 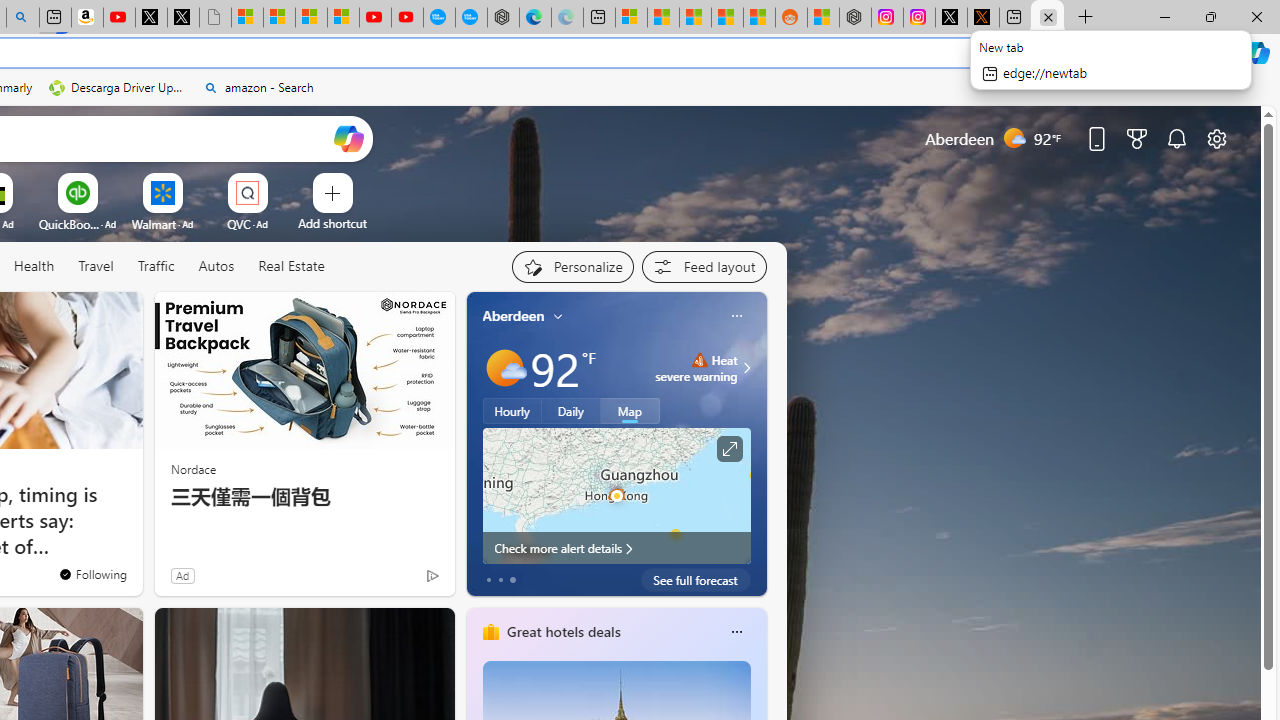 I want to click on 'Page settings', so click(x=1215, y=137).